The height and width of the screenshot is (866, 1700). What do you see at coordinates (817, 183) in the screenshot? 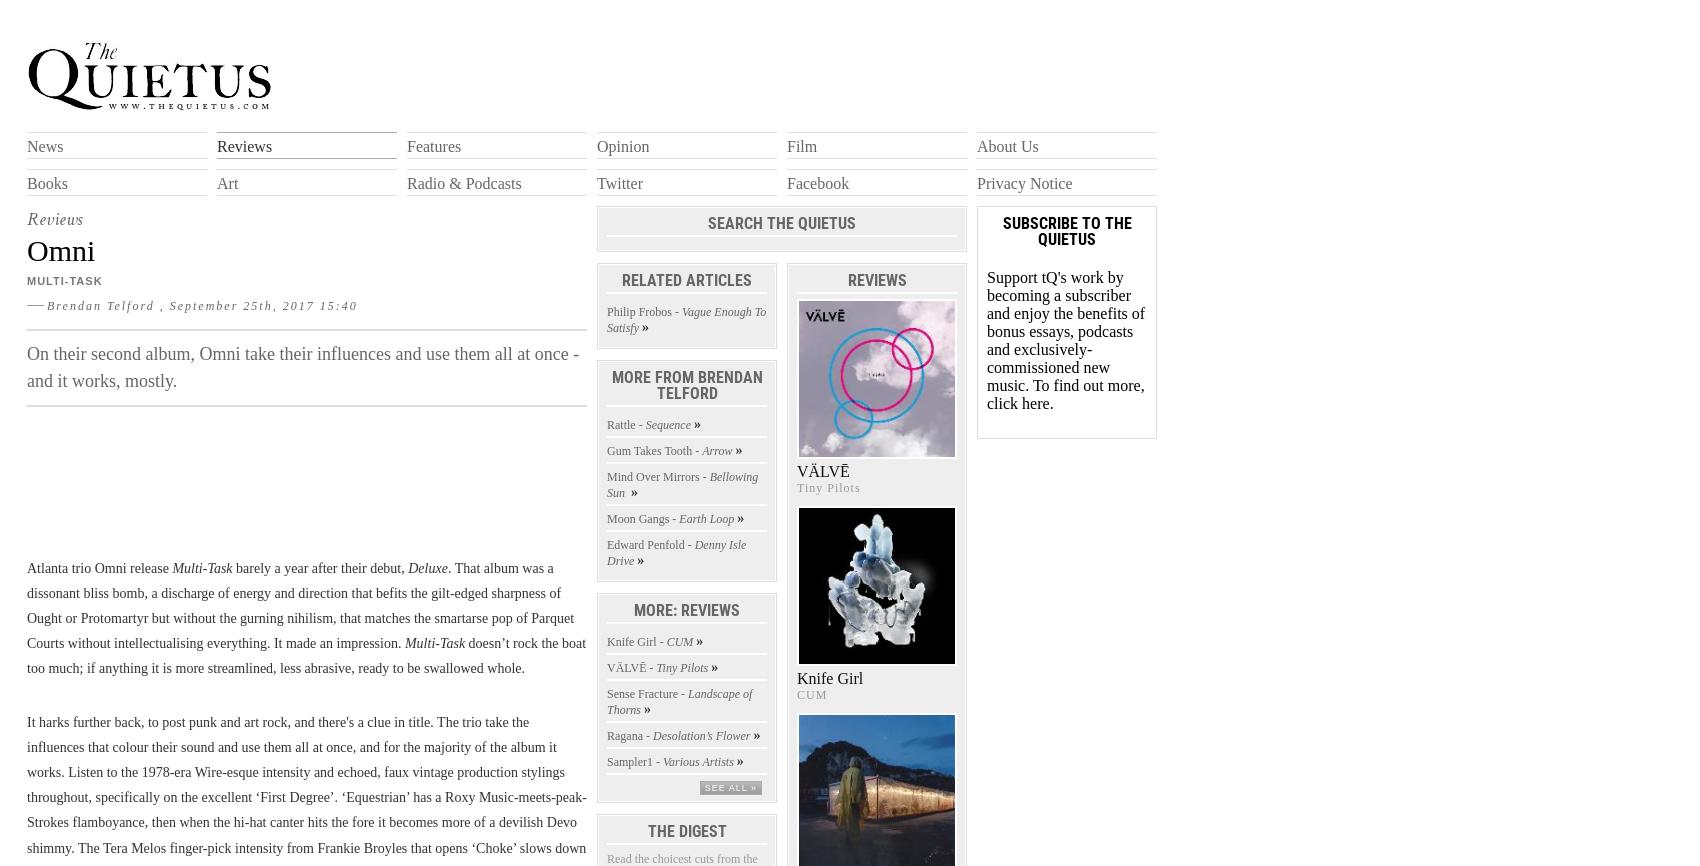
I see `'Facebook'` at bounding box center [817, 183].